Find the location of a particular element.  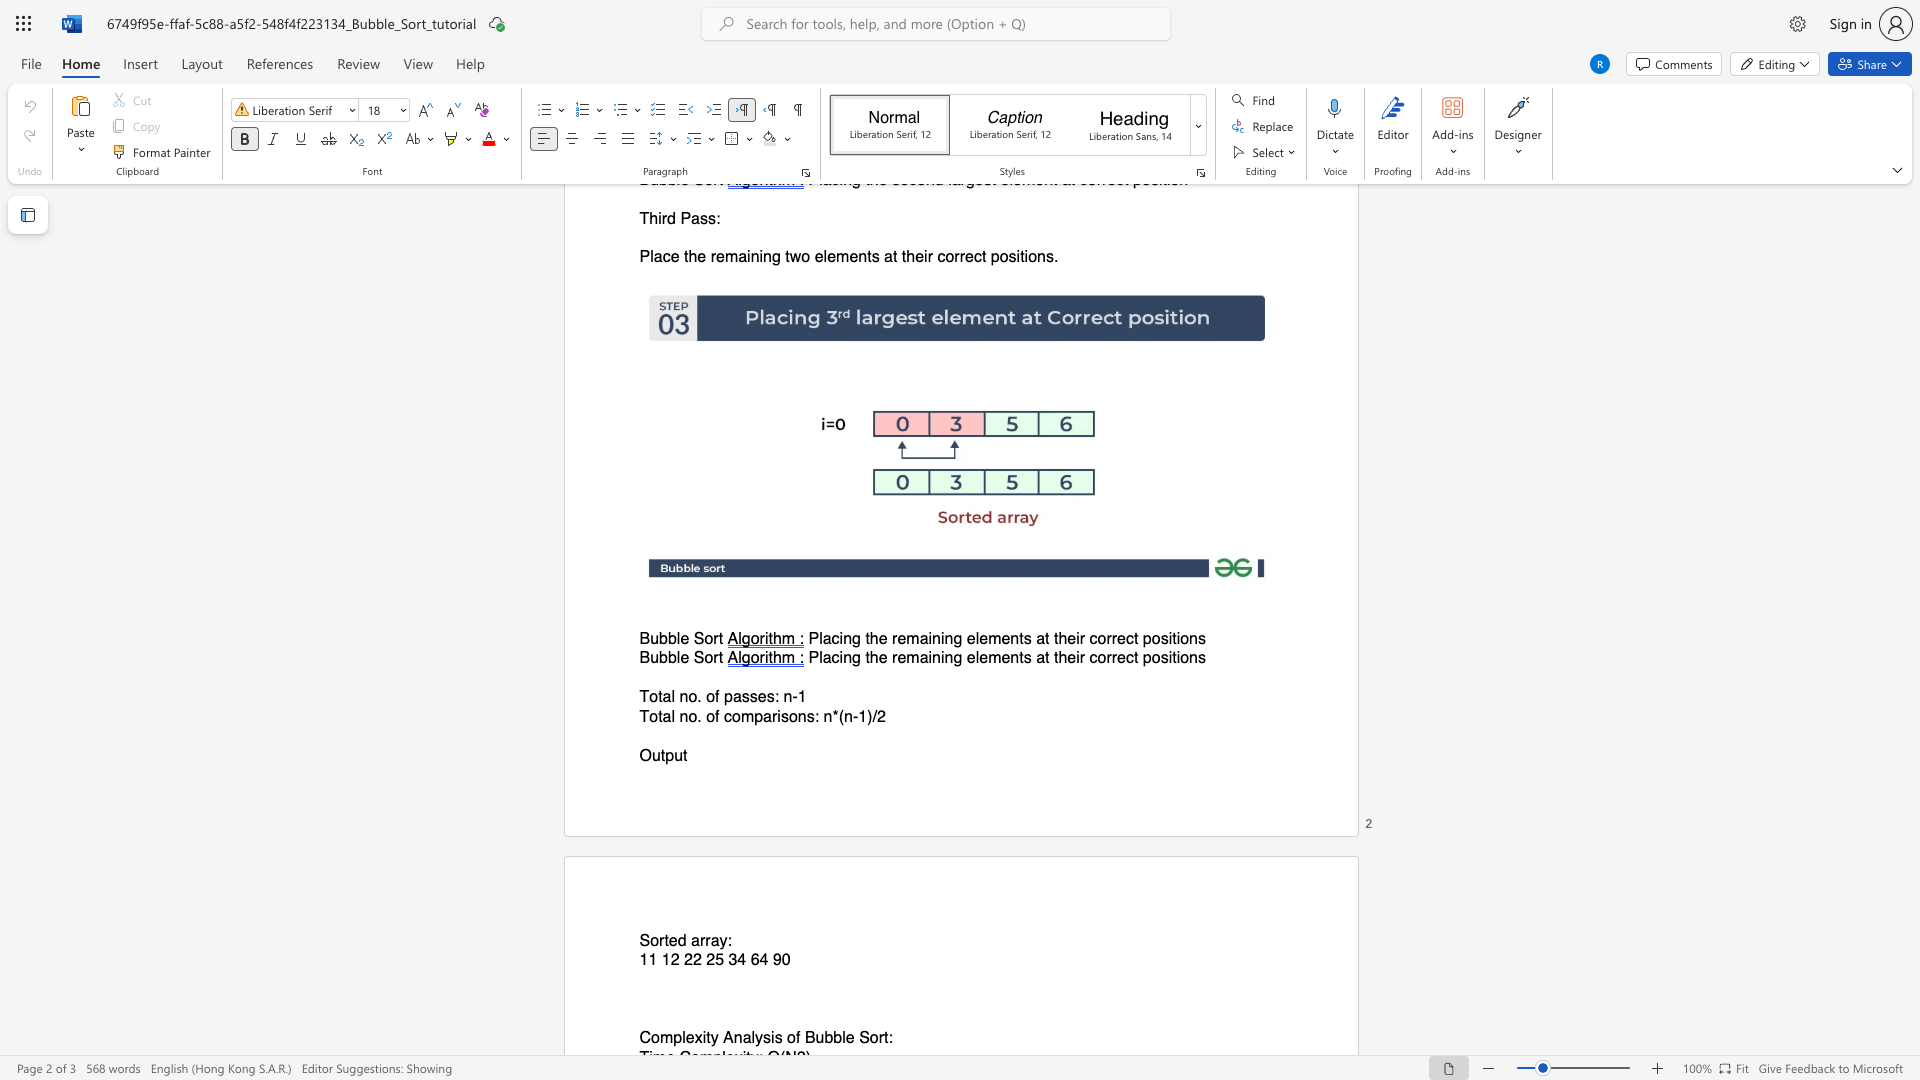

the subset text "ing the remaining elements at their correct positions" within the text "Placing the remaining elements at their correct positions" is located at coordinates (839, 639).